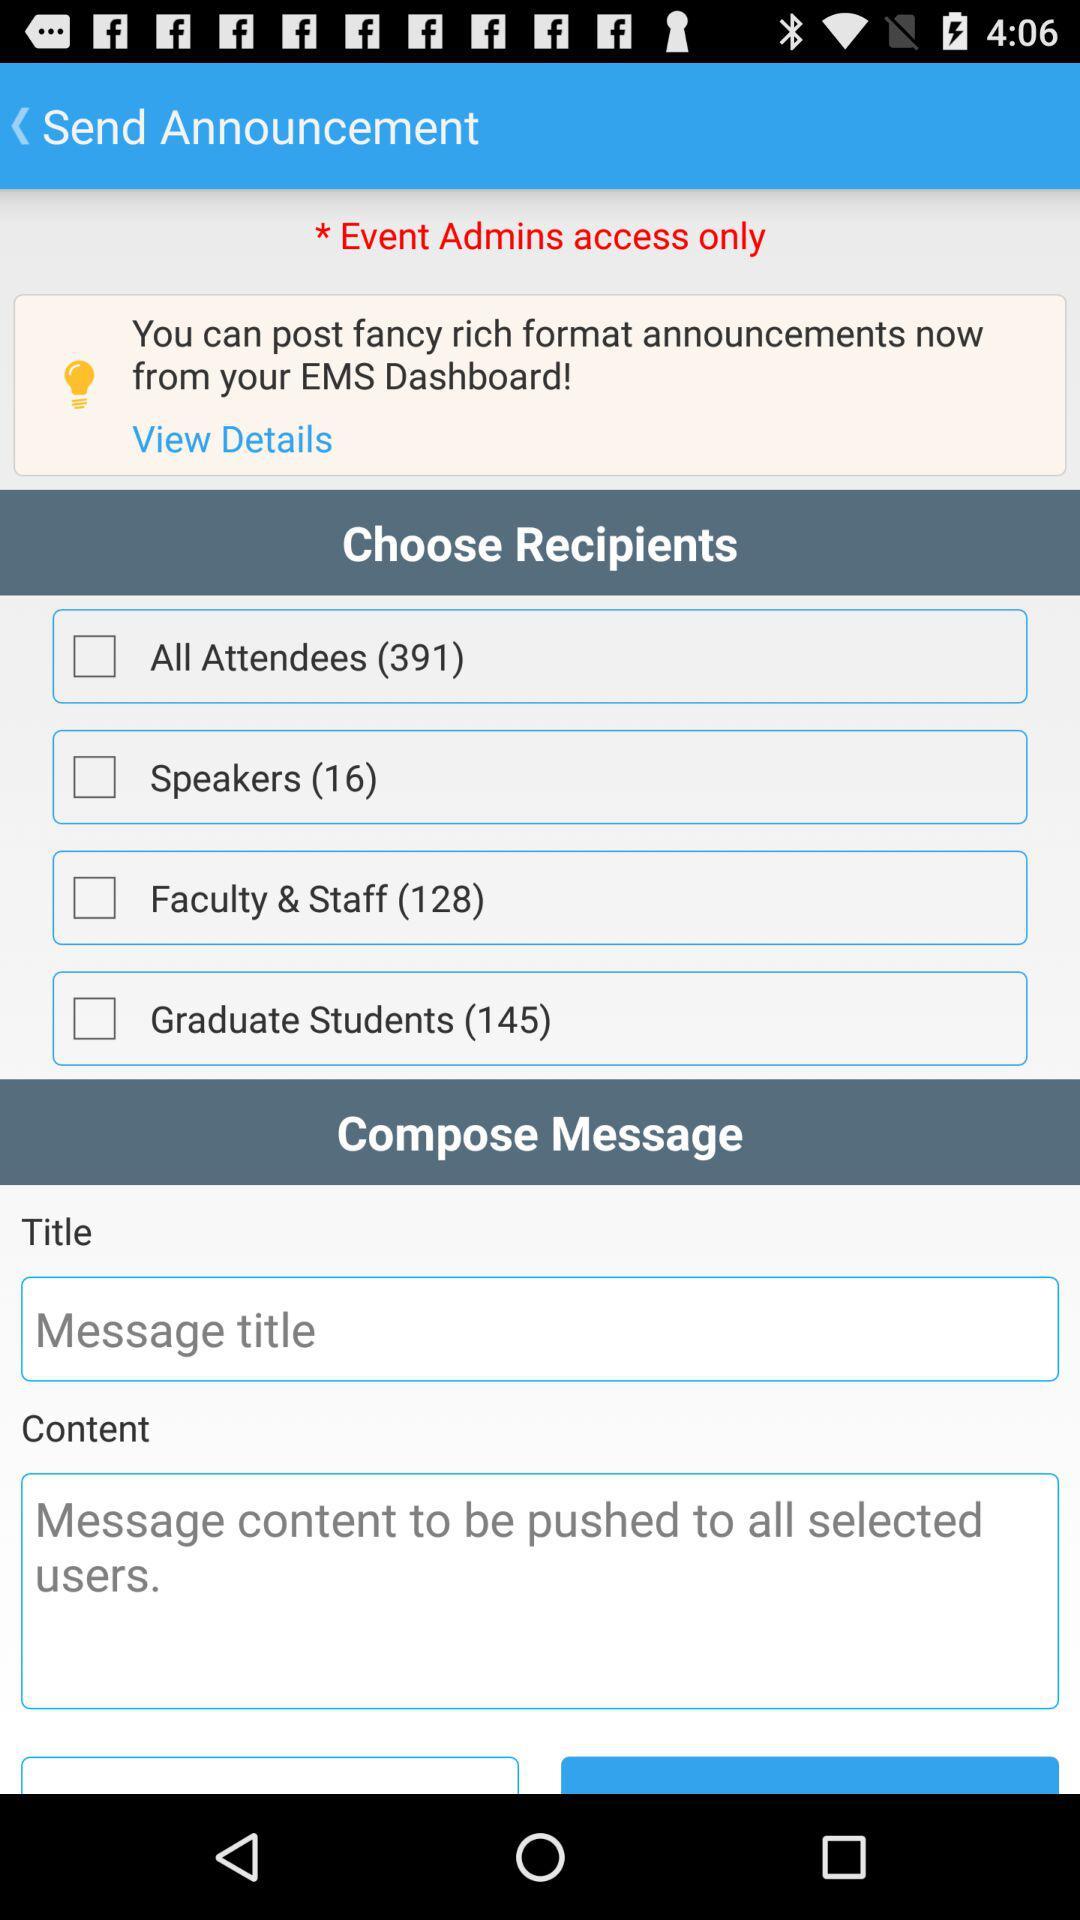  Describe the element at coordinates (94, 896) in the screenshot. I see `recipients` at that location.